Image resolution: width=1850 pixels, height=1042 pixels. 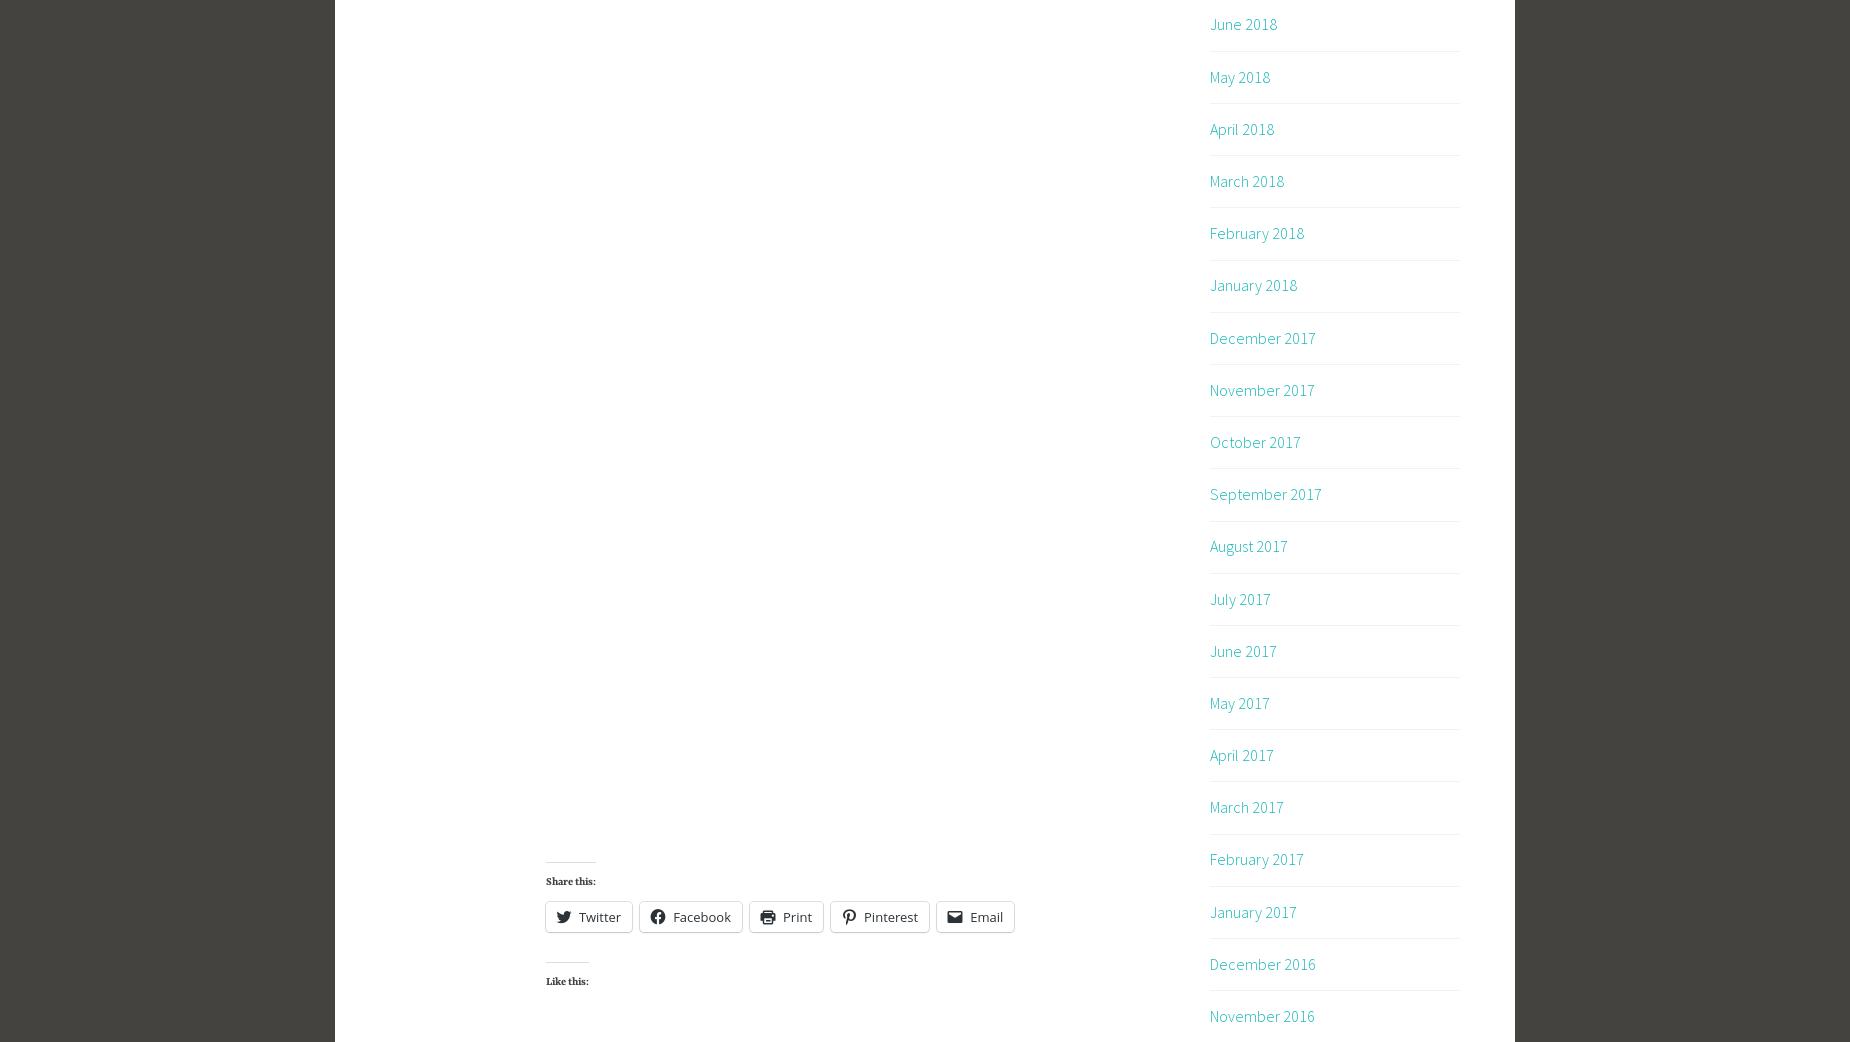 I want to click on 'September 2017', so click(x=1264, y=494).